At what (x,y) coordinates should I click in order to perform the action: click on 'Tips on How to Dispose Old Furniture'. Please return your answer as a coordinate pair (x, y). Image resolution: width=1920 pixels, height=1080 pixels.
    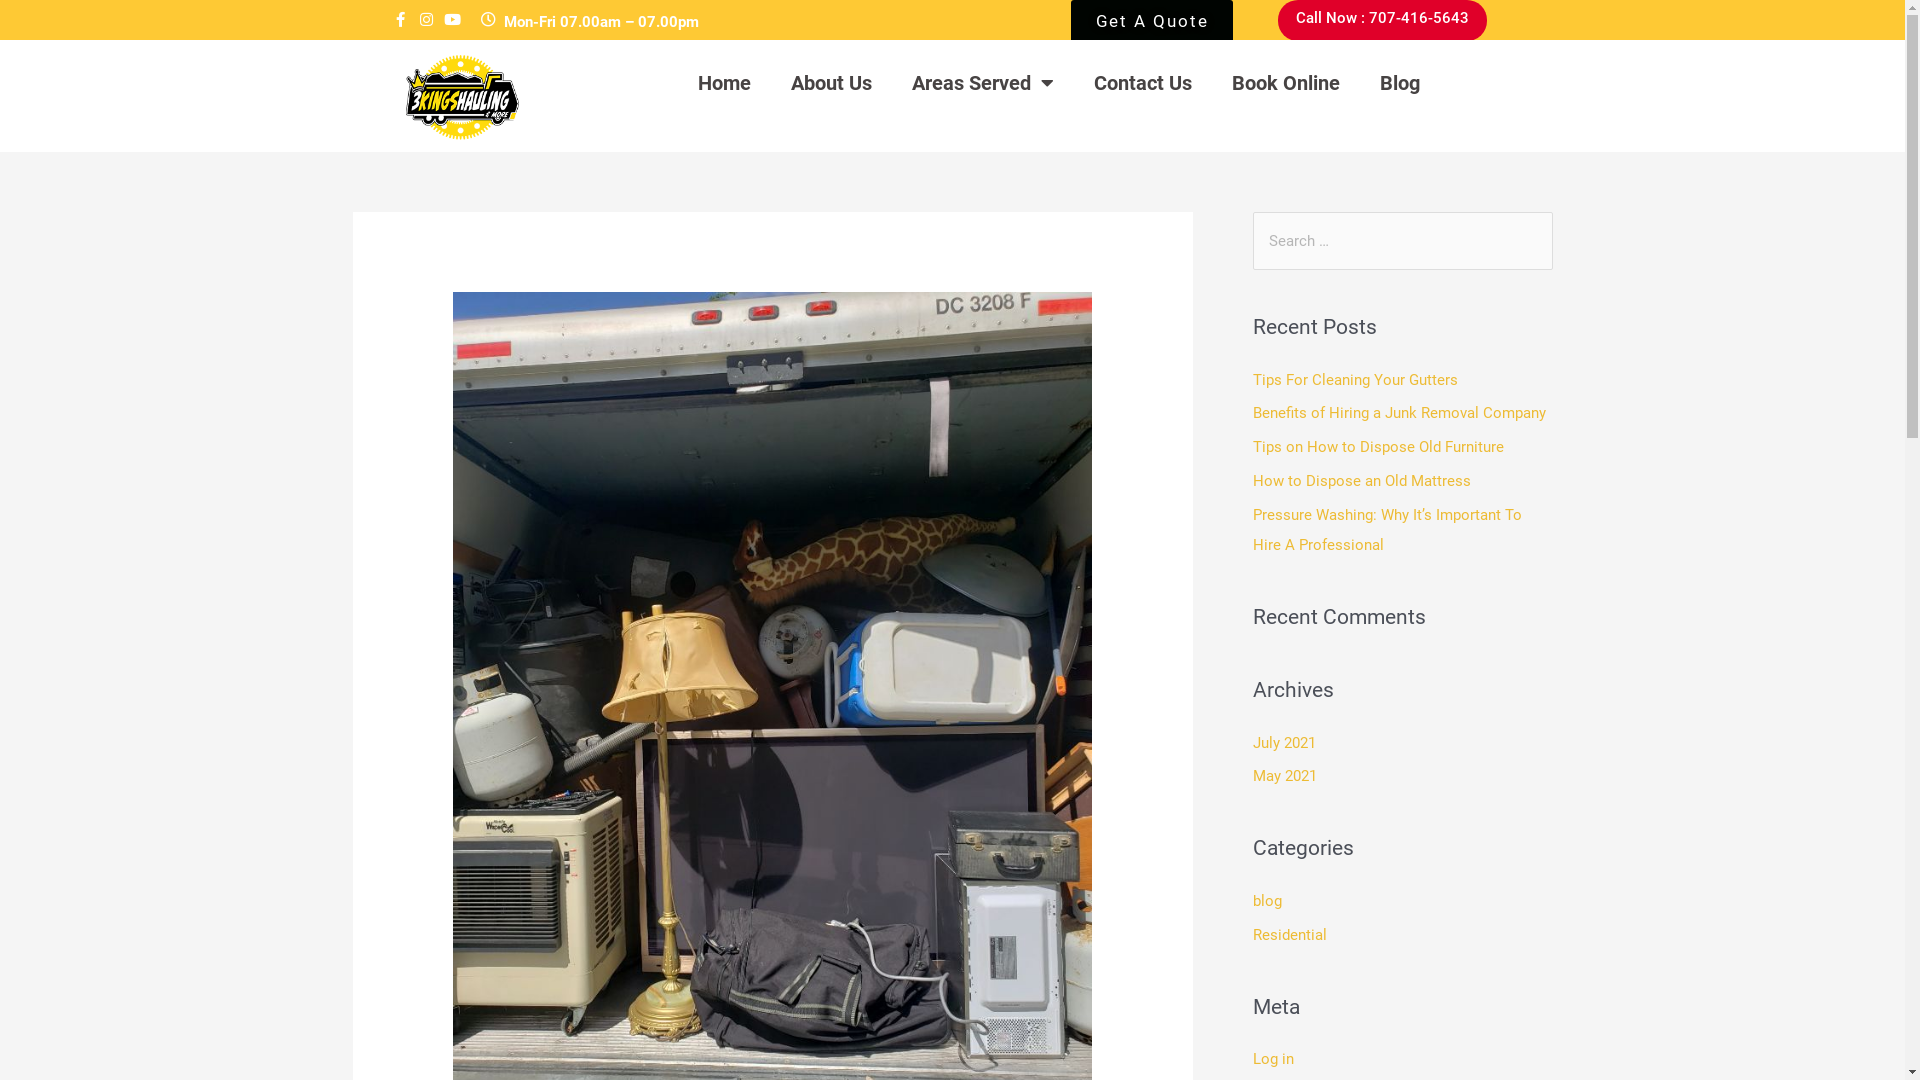
    Looking at the image, I should click on (1376, 446).